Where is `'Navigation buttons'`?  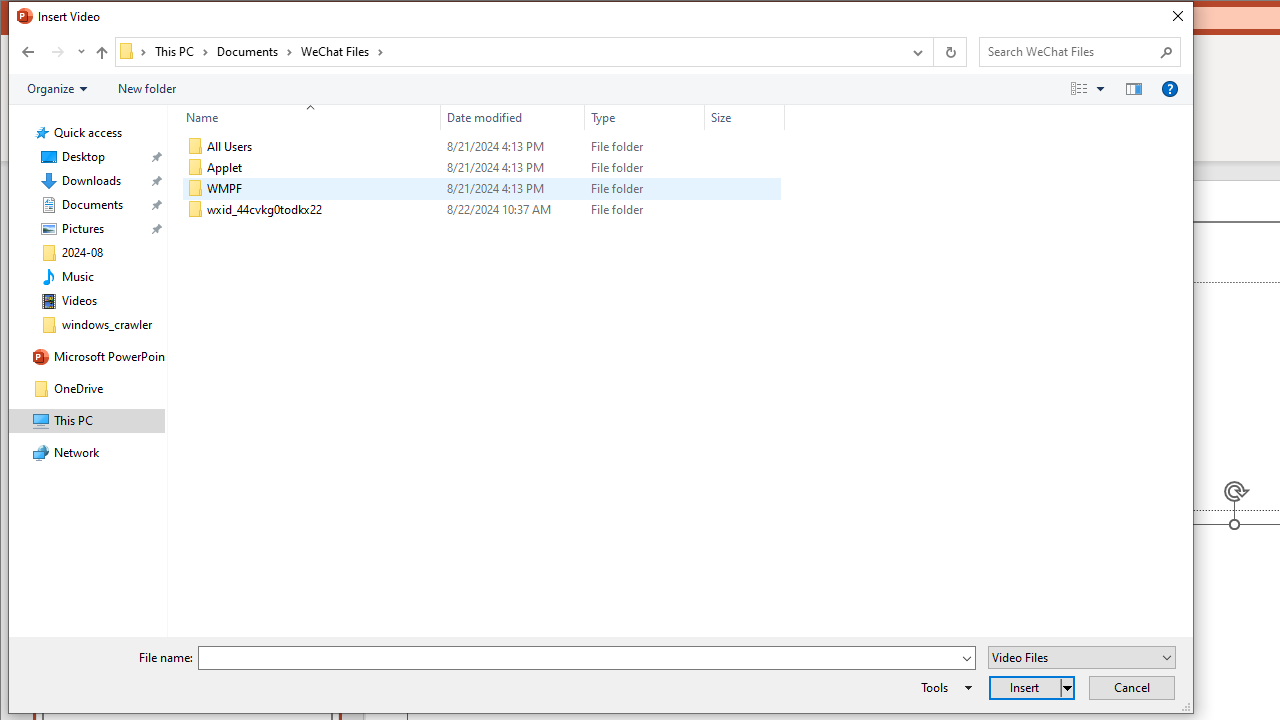
'Navigation buttons' is located at coordinates (51, 50).